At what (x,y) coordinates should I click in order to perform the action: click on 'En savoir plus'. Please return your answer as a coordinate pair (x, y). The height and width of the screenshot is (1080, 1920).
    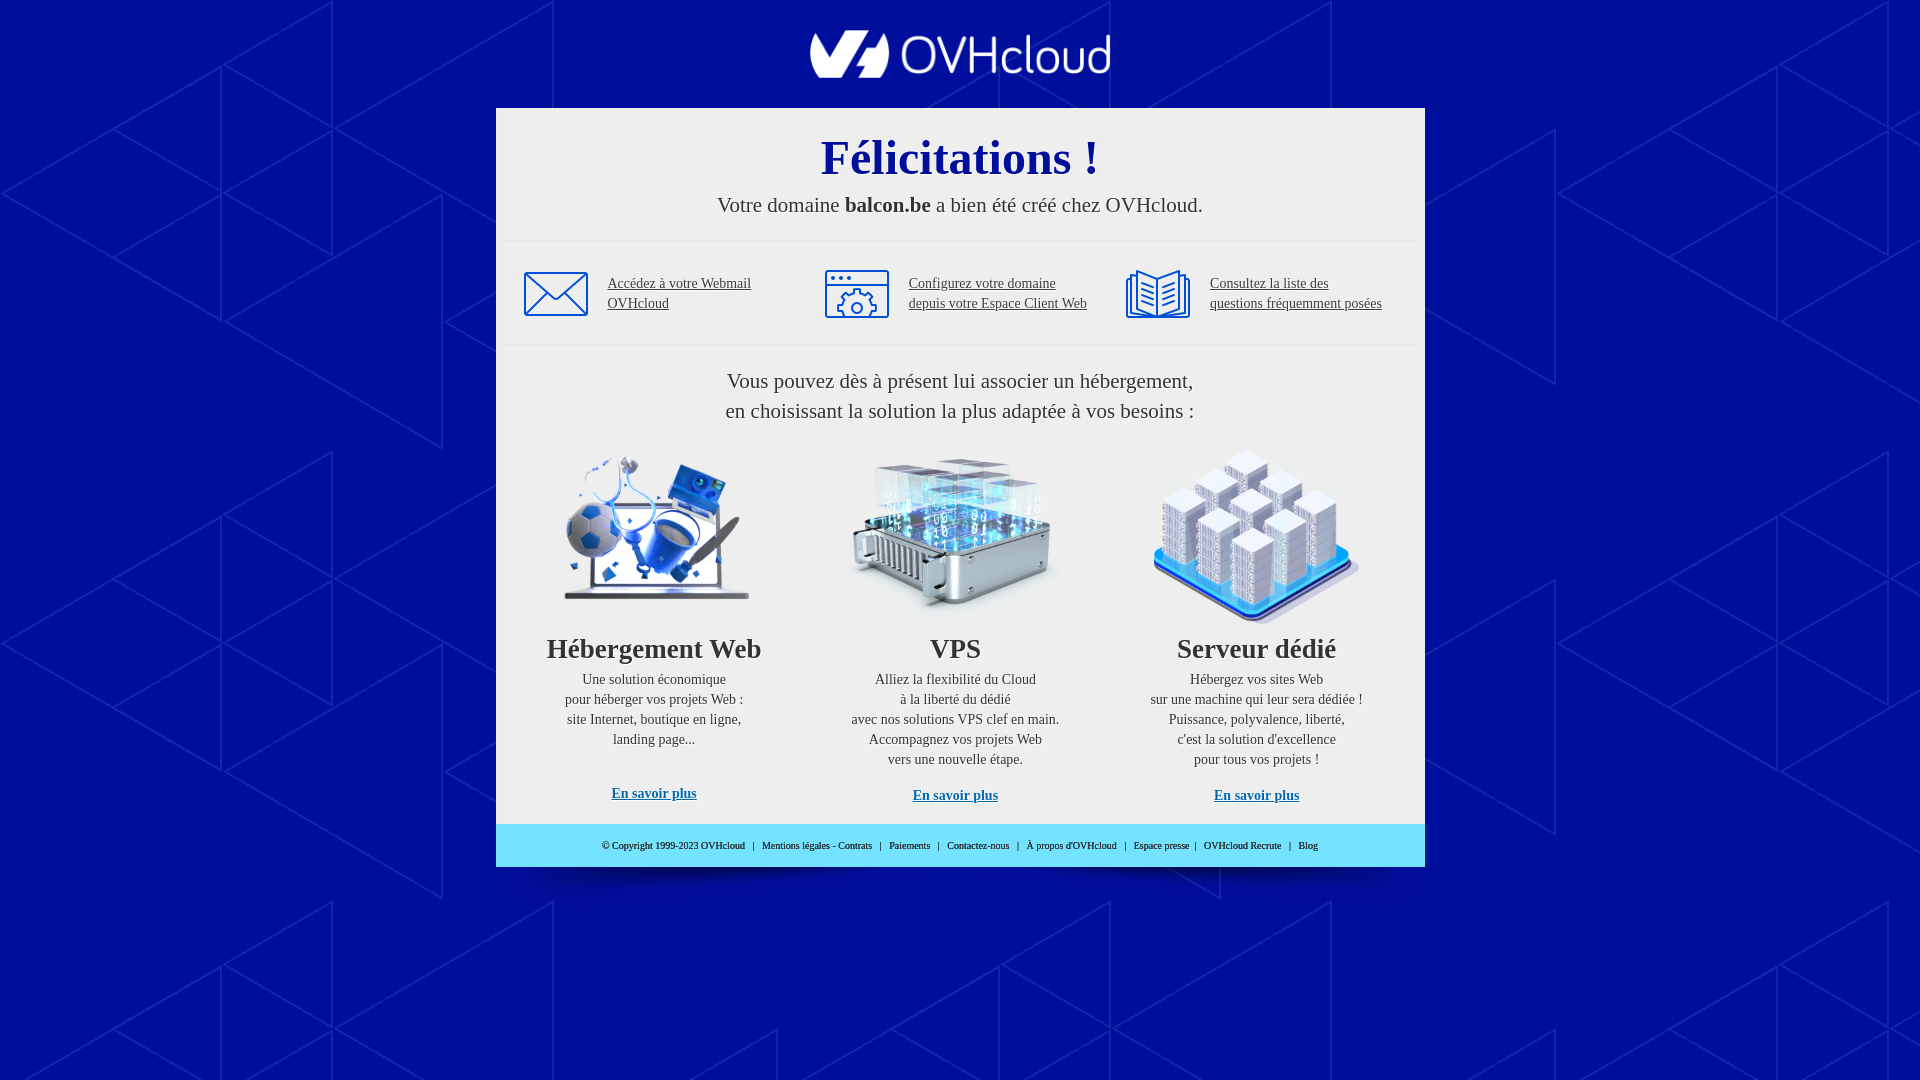
    Looking at the image, I should click on (954, 794).